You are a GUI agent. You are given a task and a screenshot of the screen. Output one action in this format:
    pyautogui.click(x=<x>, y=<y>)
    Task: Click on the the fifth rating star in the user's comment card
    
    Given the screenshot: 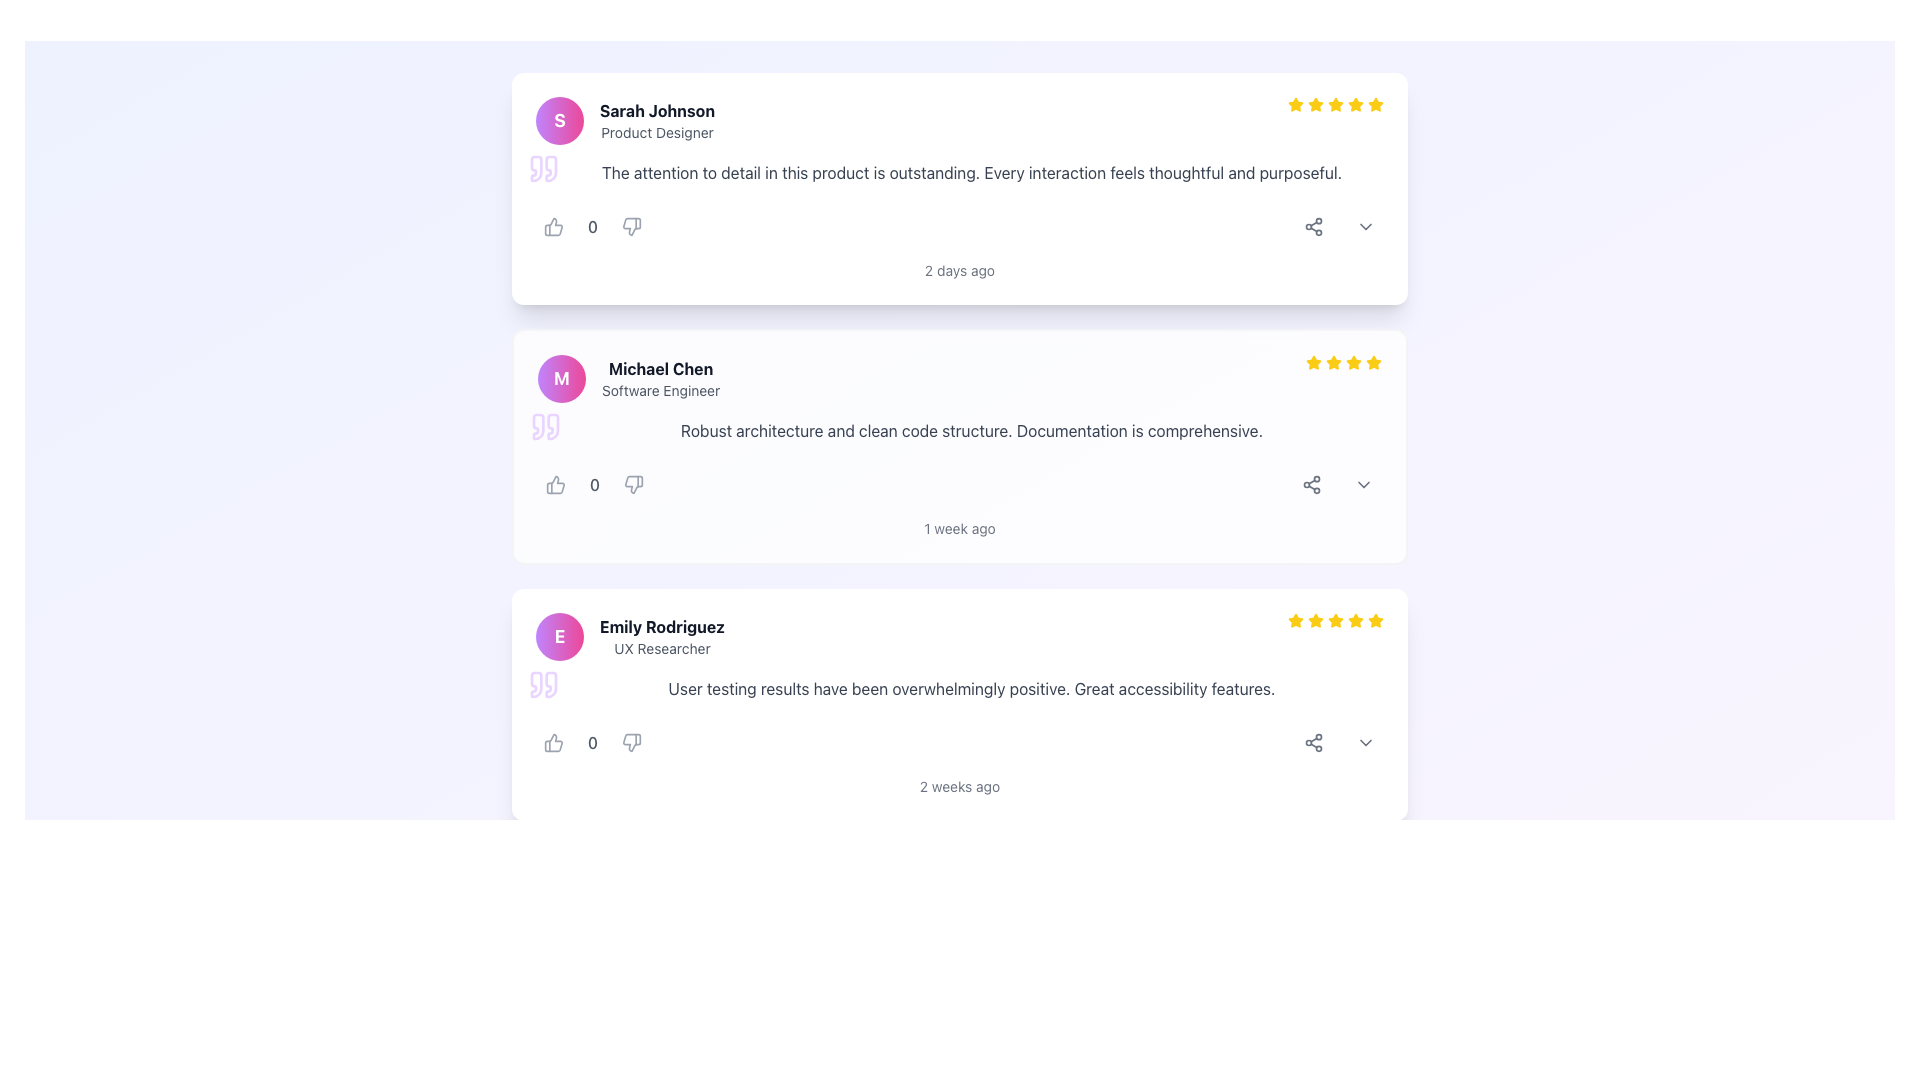 What is the action you would take?
    pyautogui.click(x=1356, y=619)
    